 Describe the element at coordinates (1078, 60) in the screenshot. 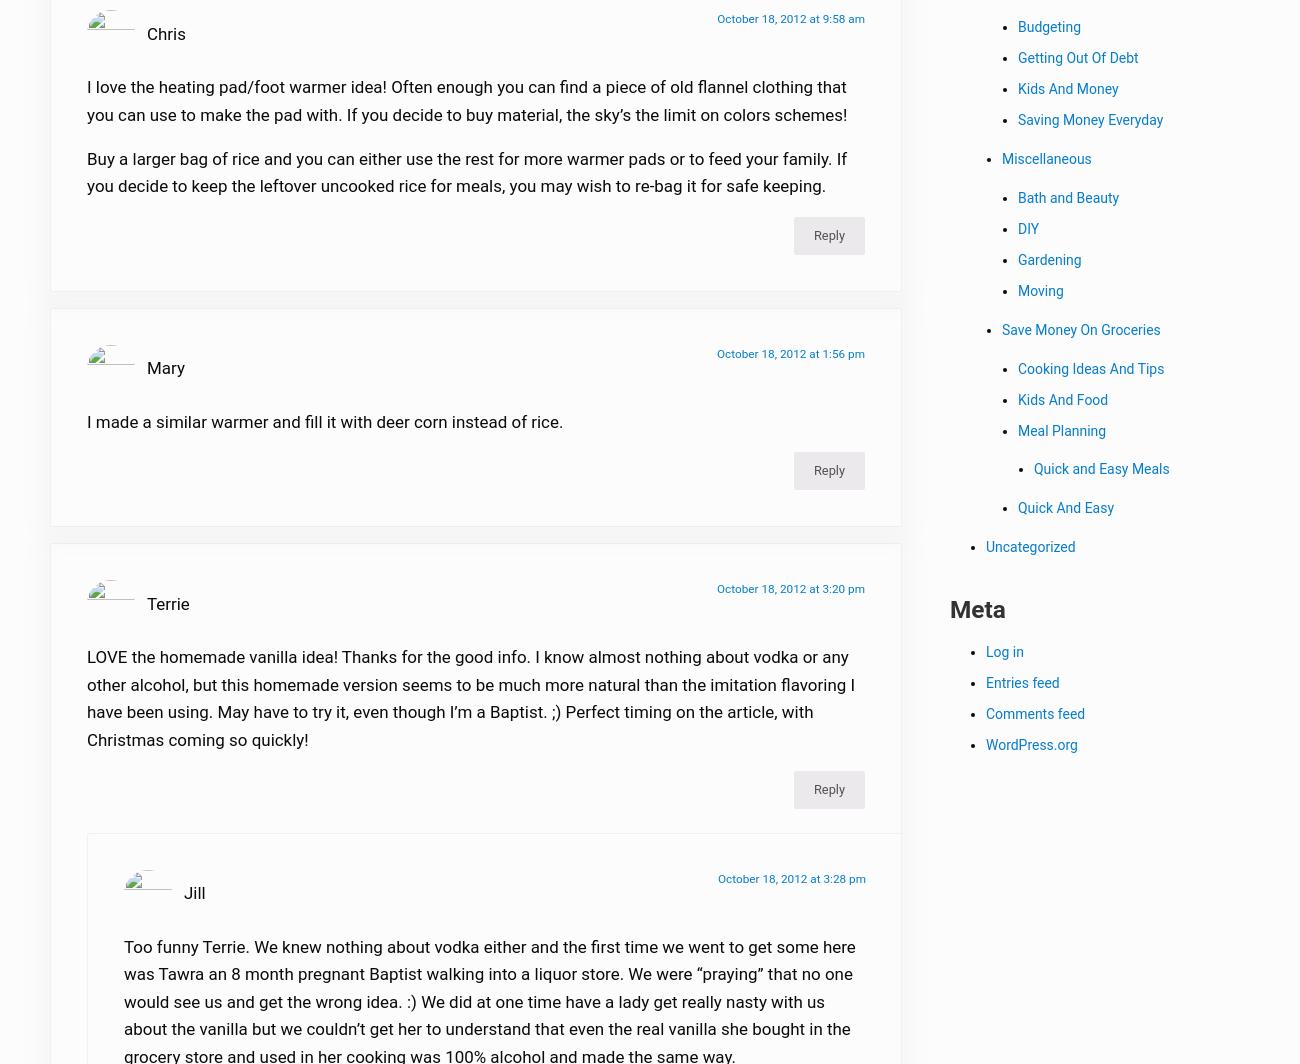

I see `'Getting Out Of Debt'` at that location.